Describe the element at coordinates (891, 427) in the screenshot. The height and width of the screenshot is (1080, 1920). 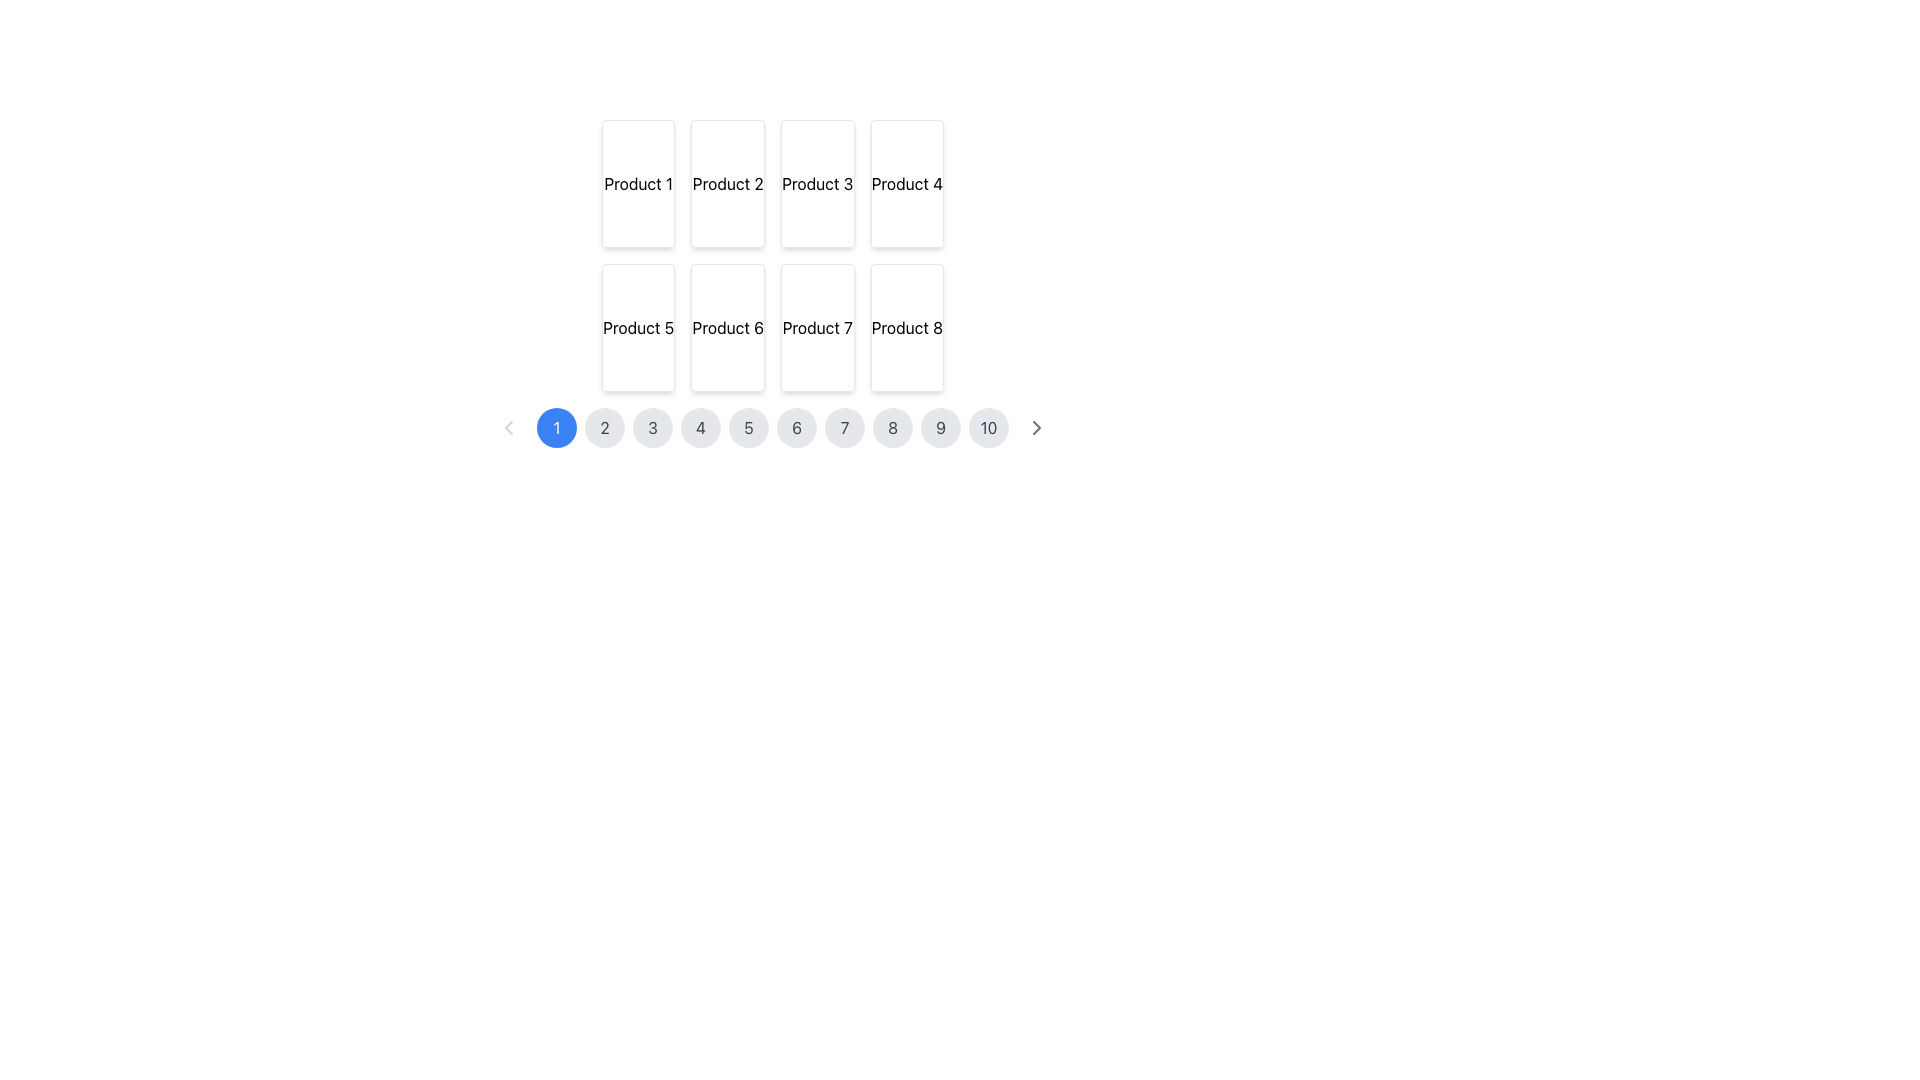
I see `the navigation button that allows users` at that location.